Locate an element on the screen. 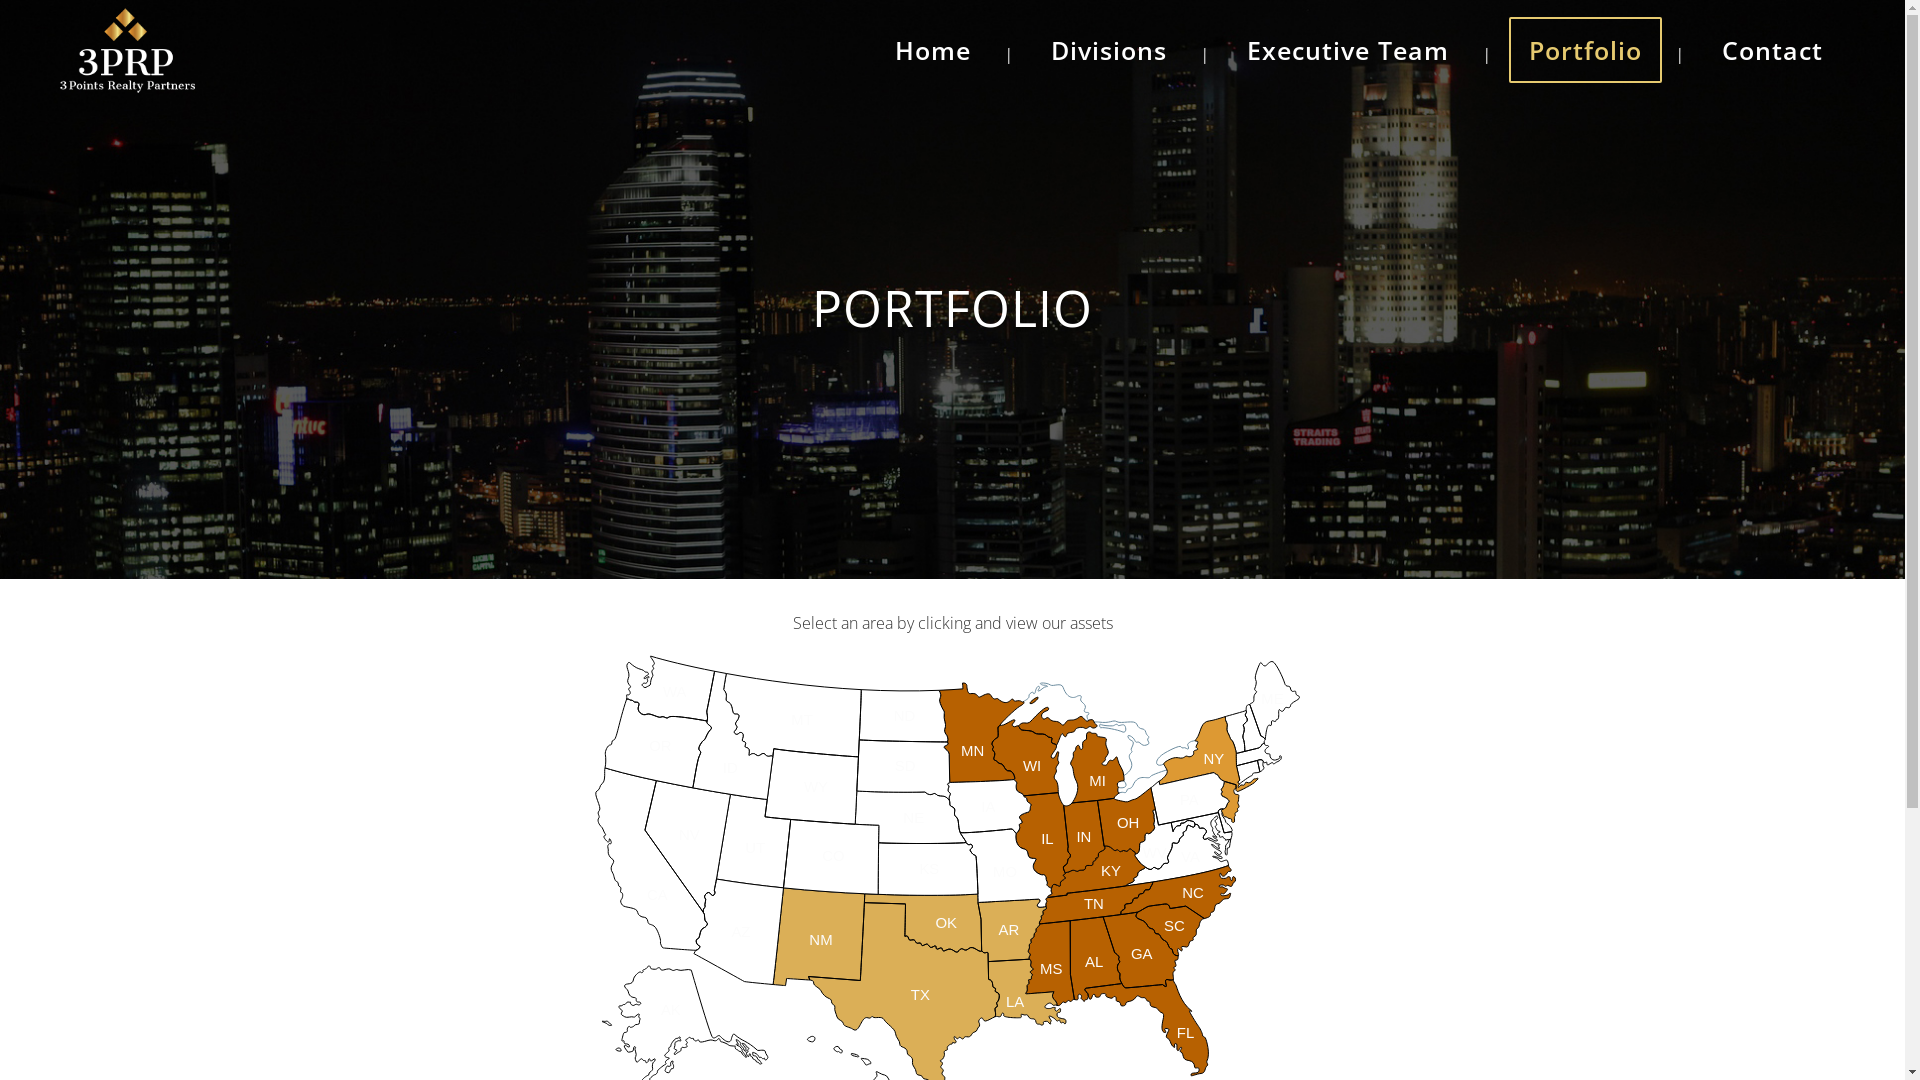  'Portfolio' is located at coordinates (1584, 49).